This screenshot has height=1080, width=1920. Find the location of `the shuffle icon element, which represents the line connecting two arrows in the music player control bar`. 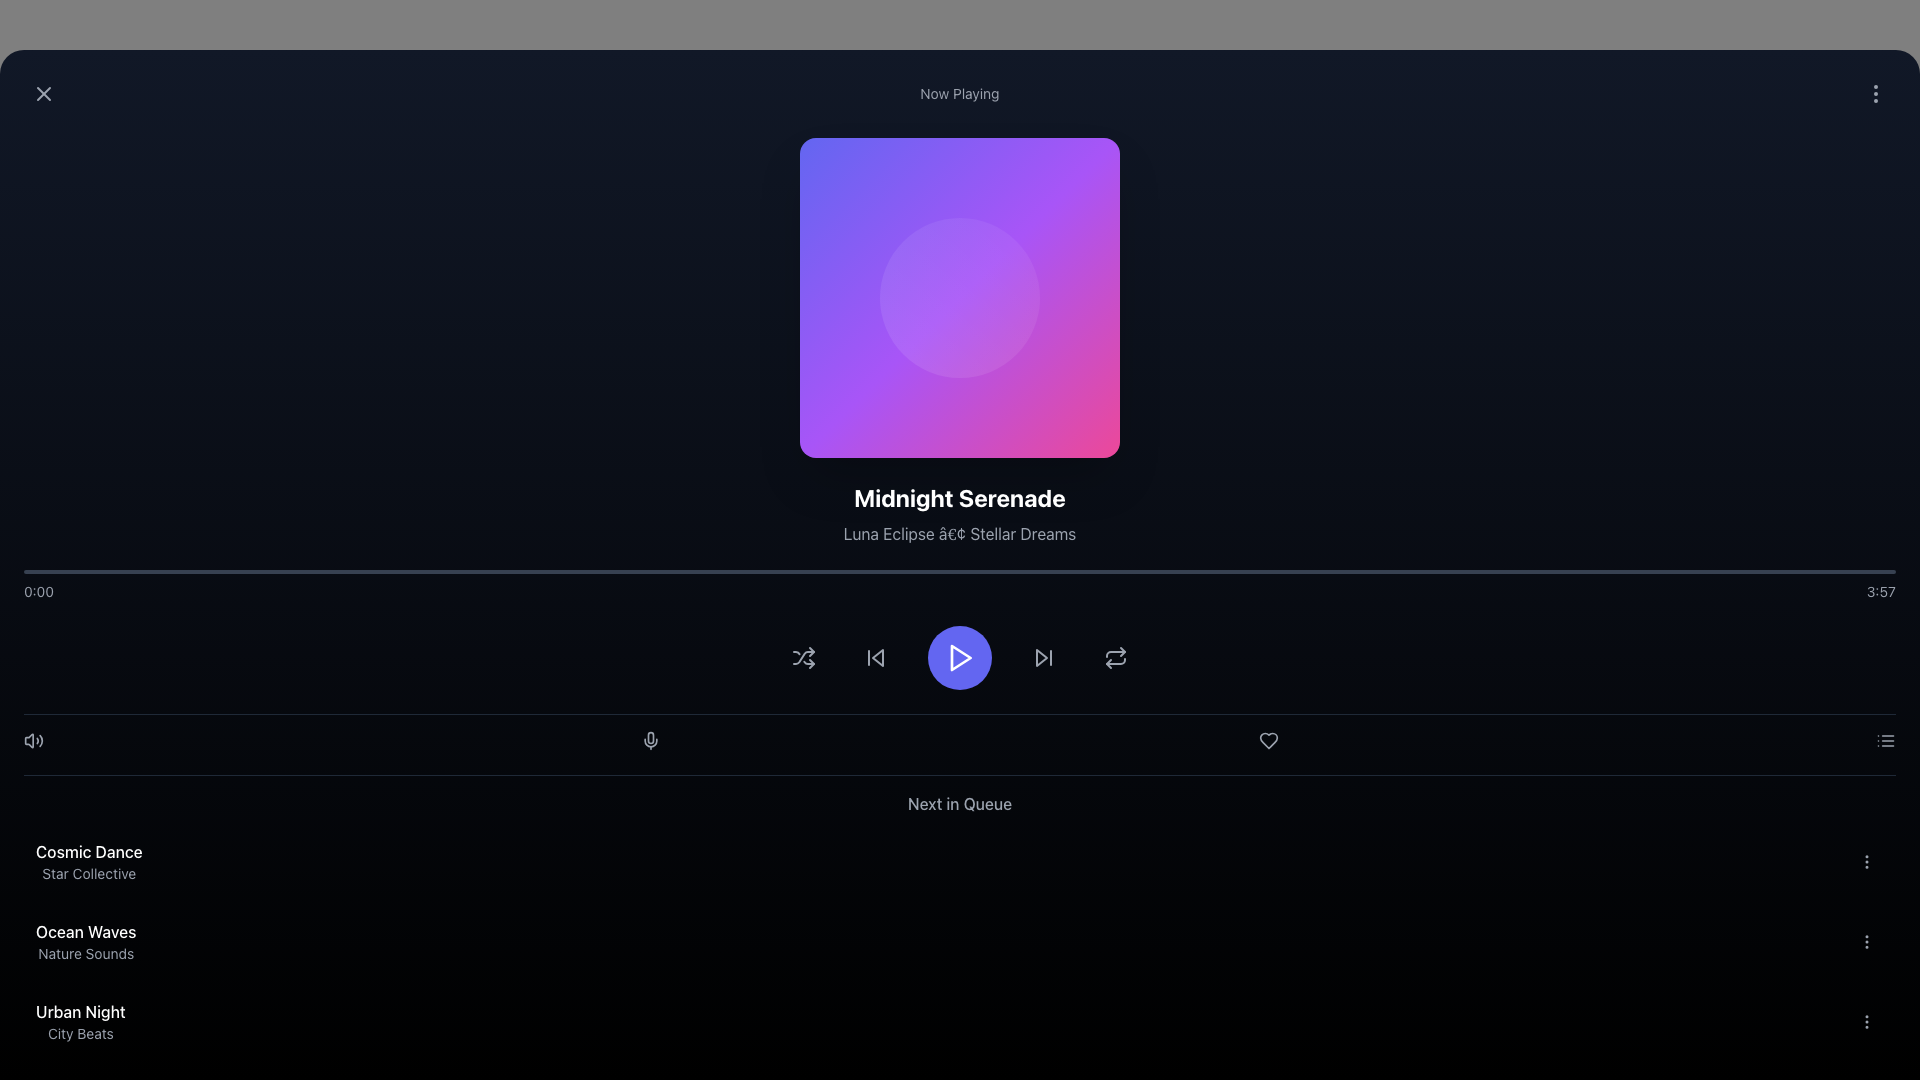

the shuffle icon element, which represents the line connecting two arrows in the music player control bar is located at coordinates (804, 658).